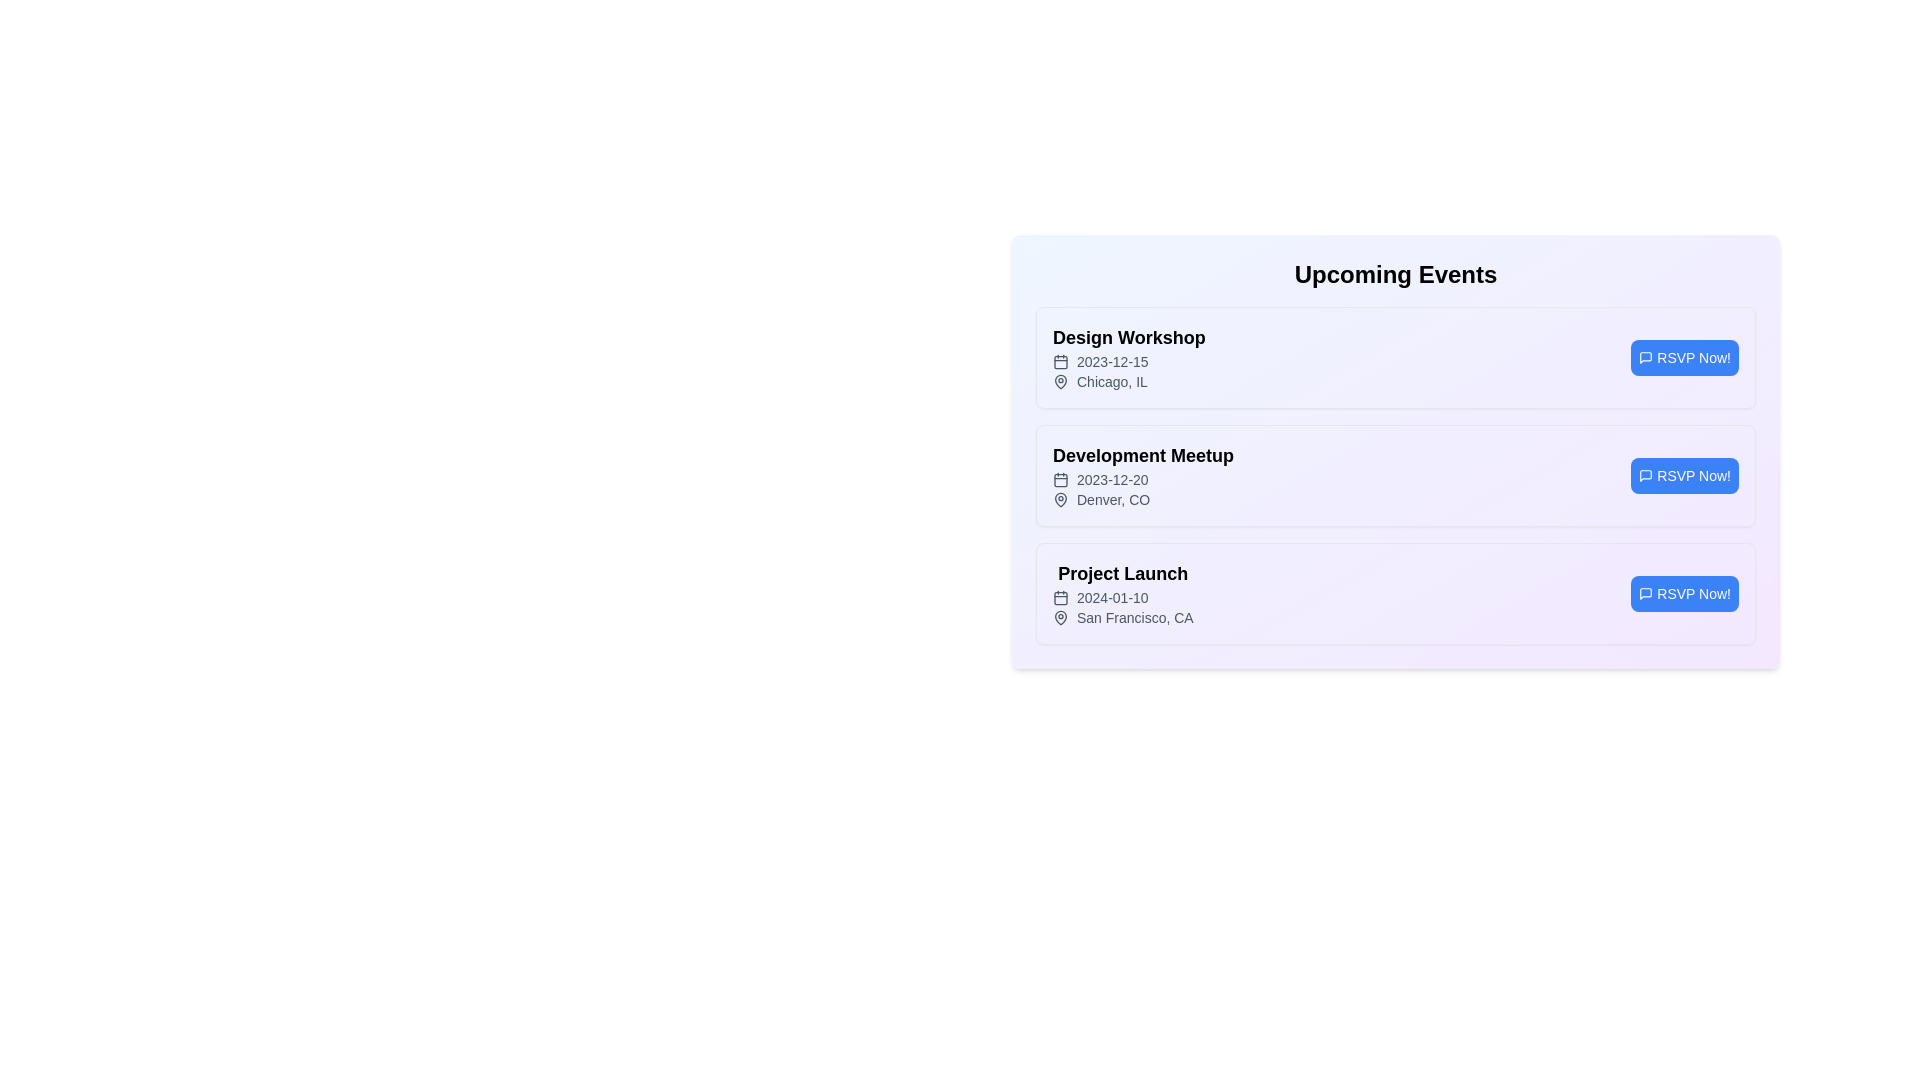 This screenshot has height=1080, width=1920. What do you see at coordinates (1683, 593) in the screenshot?
I see `the RSVP button for the event titled 'Project Launch'` at bounding box center [1683, 593].